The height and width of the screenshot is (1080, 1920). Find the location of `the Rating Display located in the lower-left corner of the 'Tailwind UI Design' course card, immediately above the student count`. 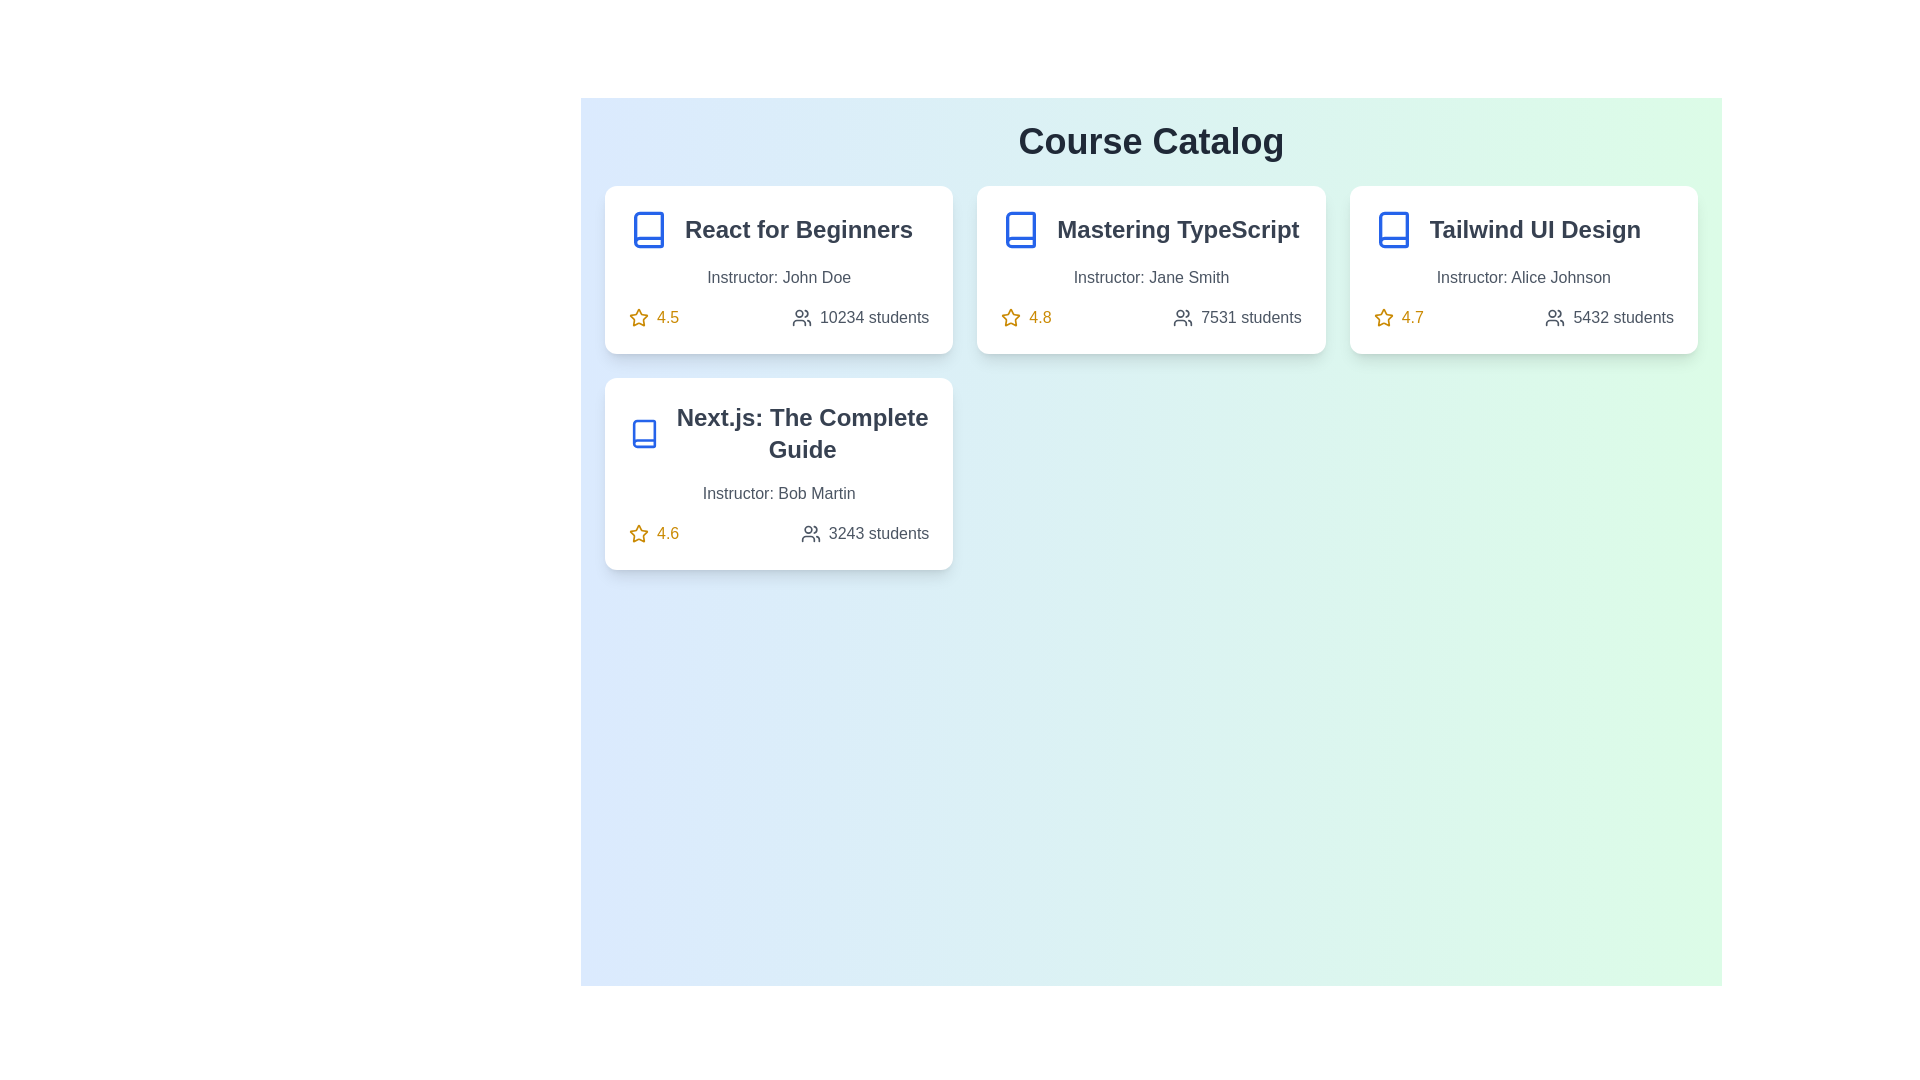

the Rating Display located in the lower-left corner of the 'Tailwind UI Design' course card, immediately above the student count is located at coordinates (1397, 316).